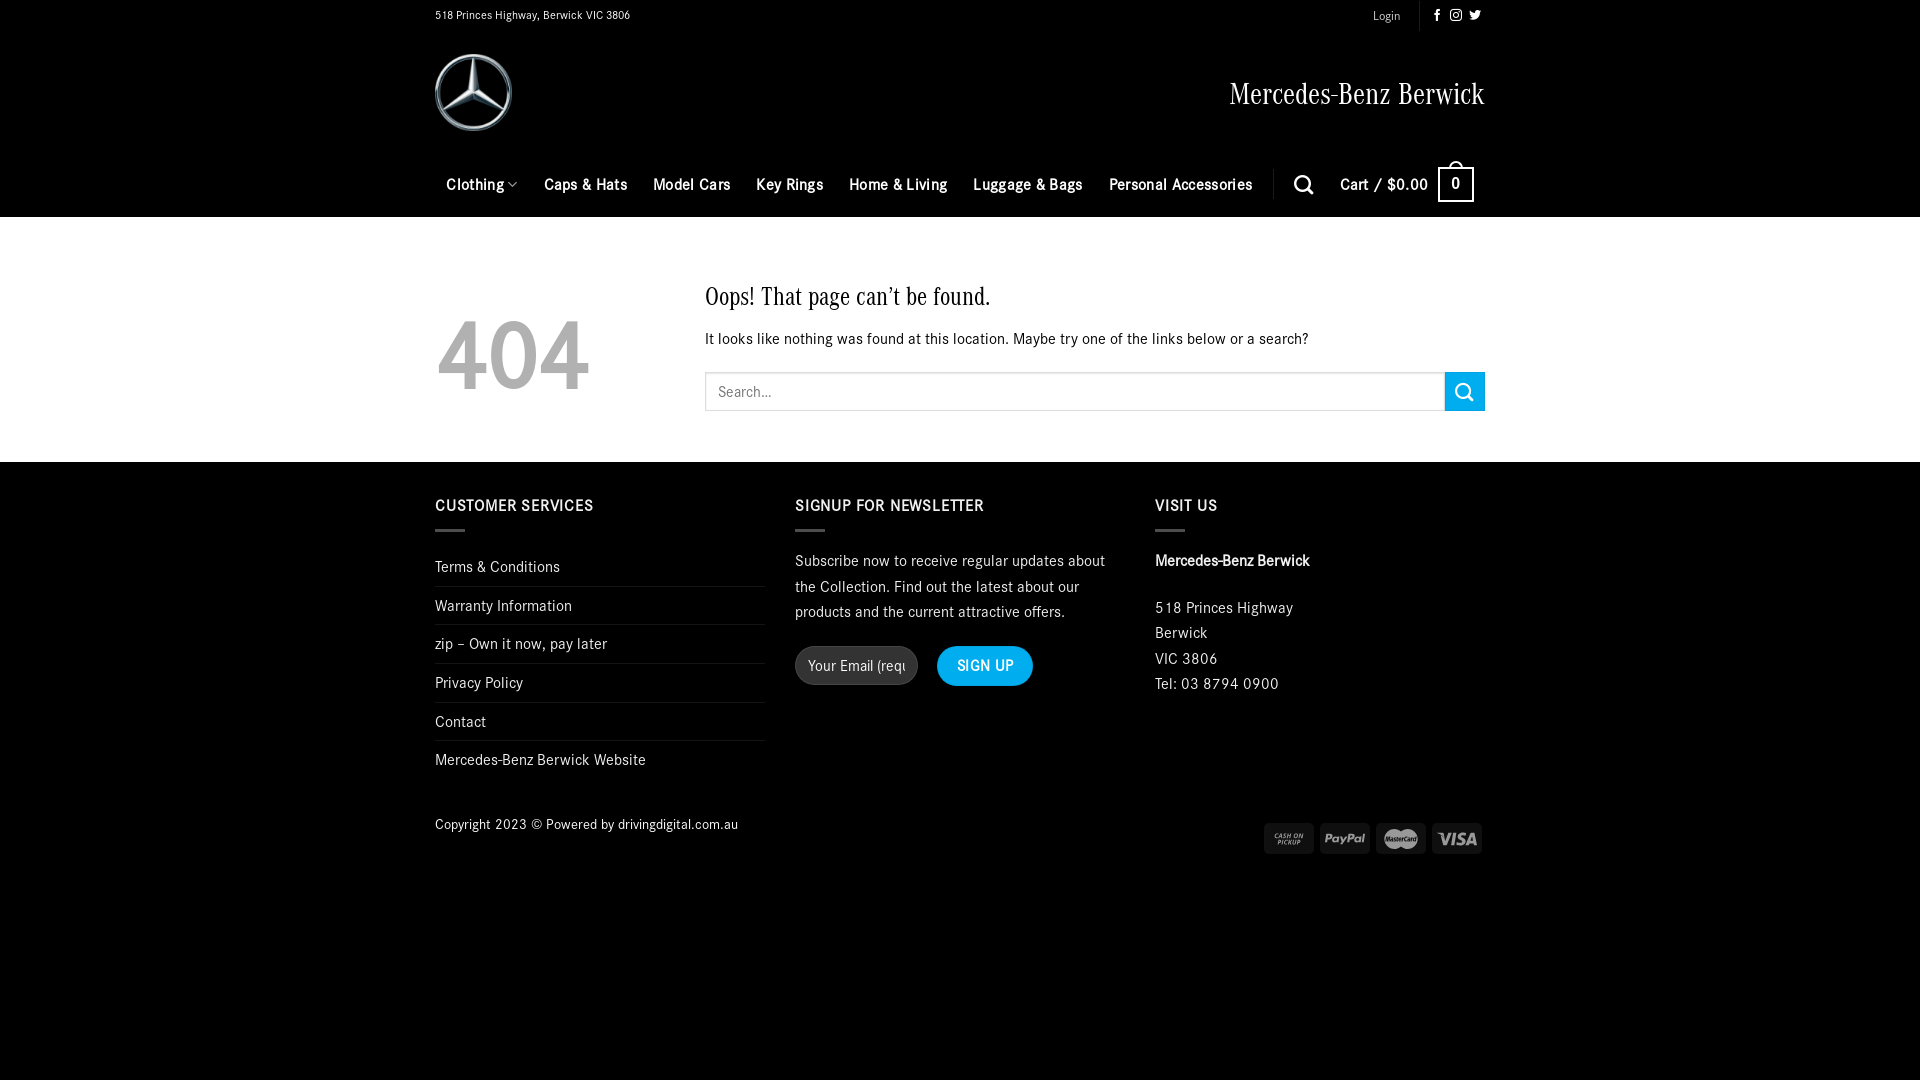  Describe the element at coordinates (754, 184) in the screenshot. I see `'Key Rings'` at that location.